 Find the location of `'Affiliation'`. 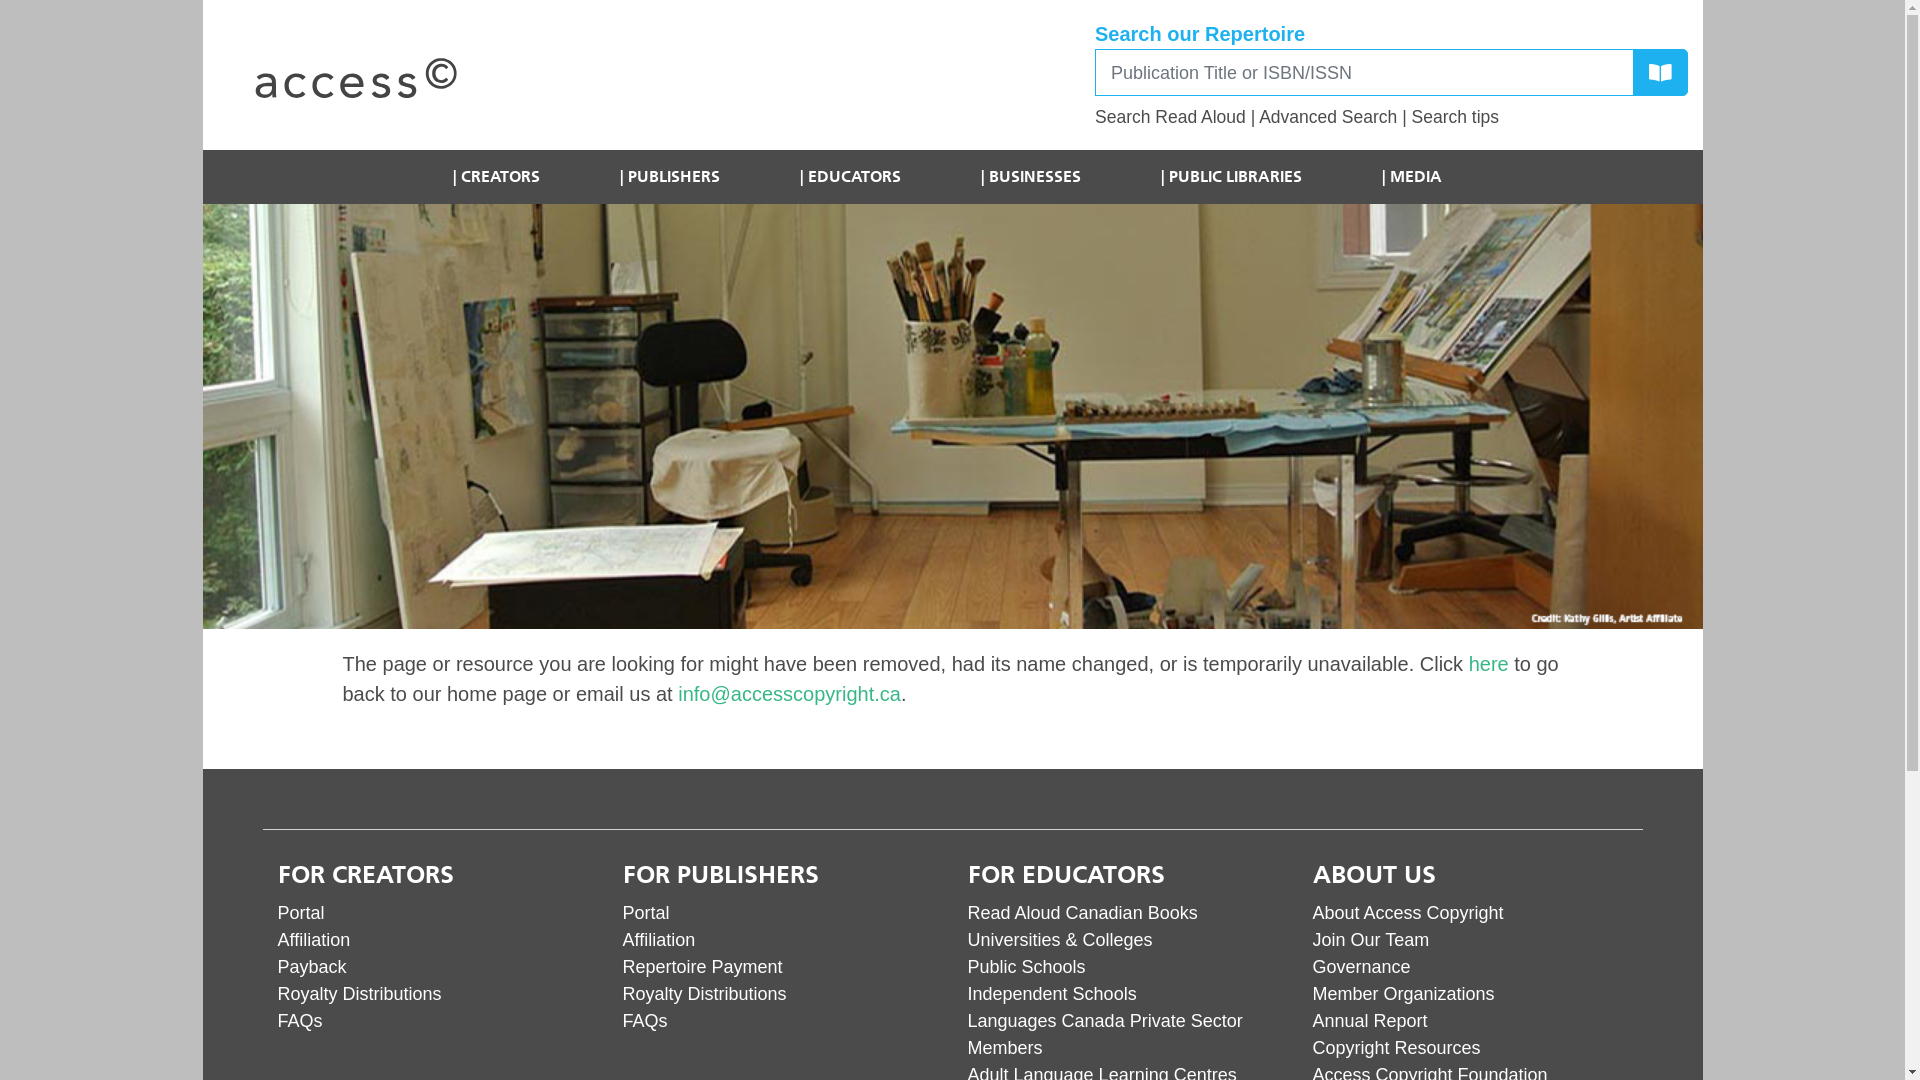

'Affiliation' is located at coordinates (313, 940).